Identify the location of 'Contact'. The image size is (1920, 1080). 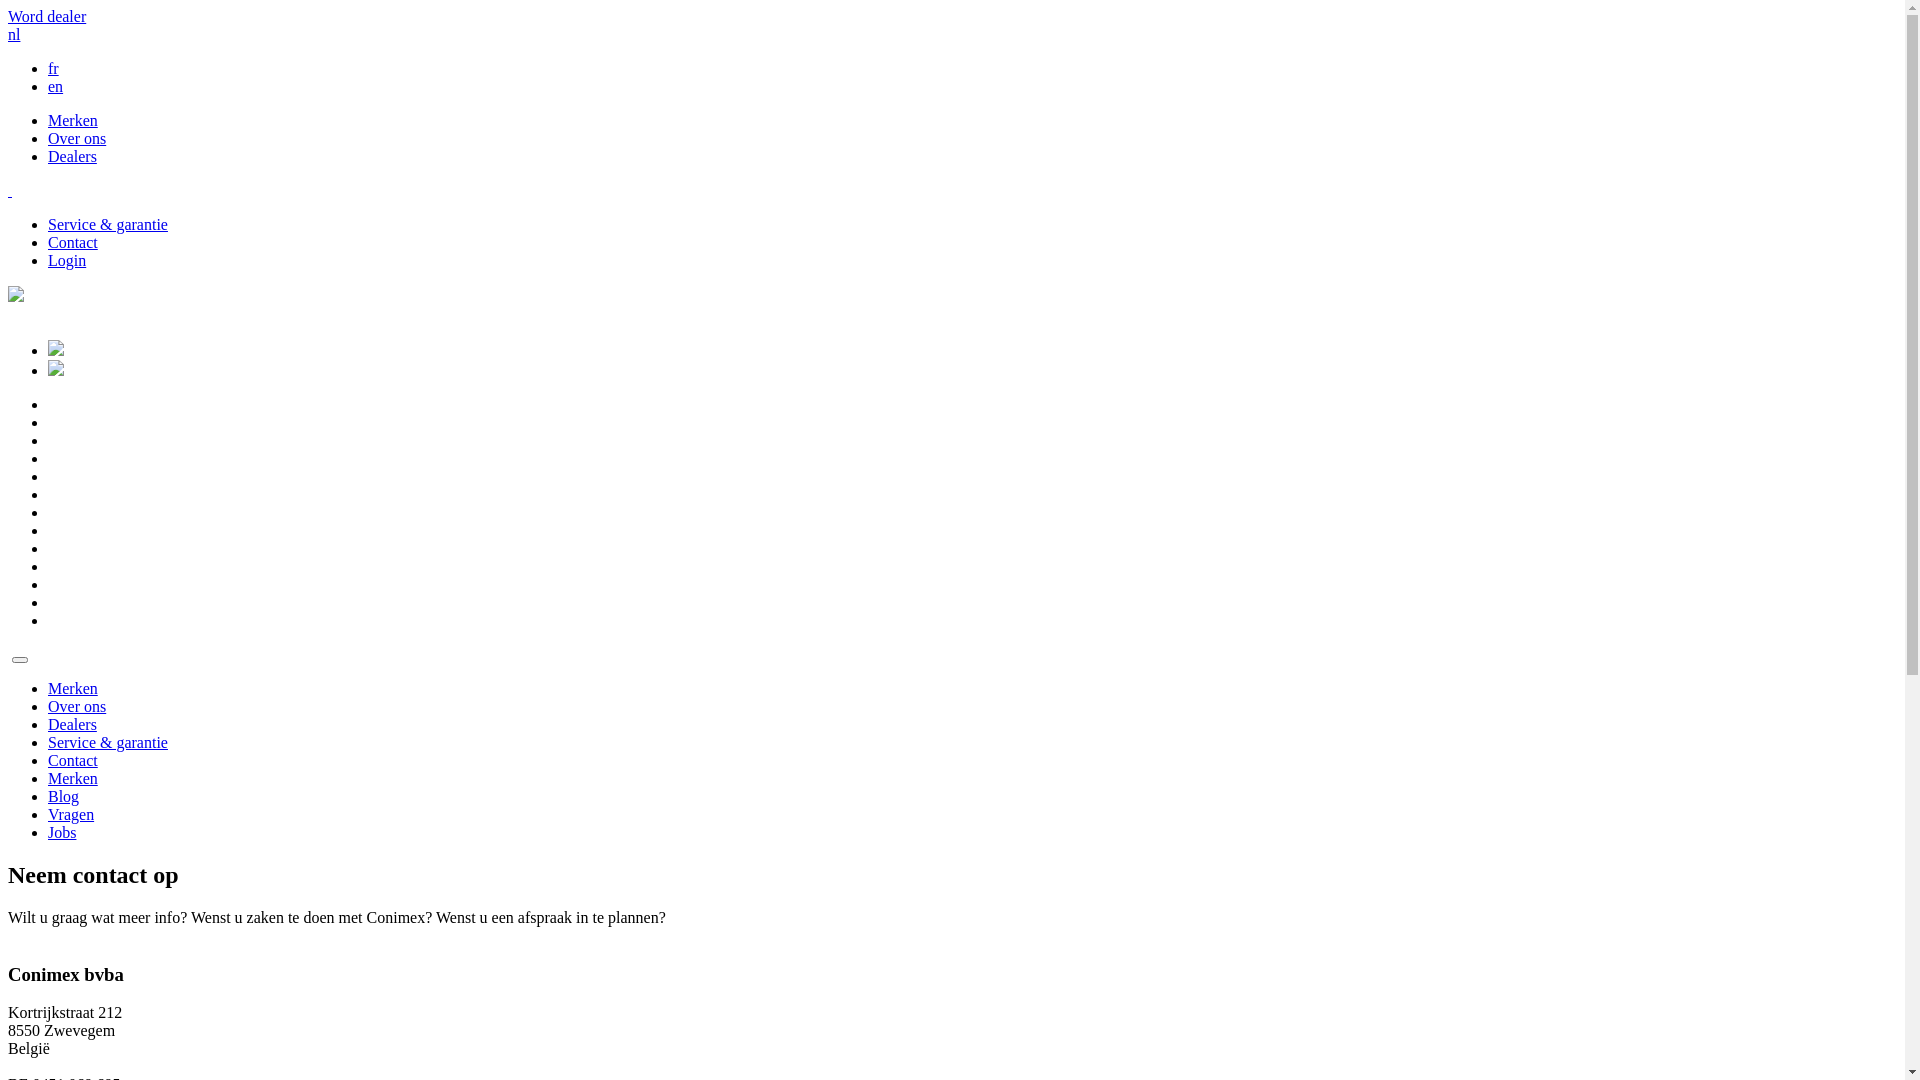
(72, 760).